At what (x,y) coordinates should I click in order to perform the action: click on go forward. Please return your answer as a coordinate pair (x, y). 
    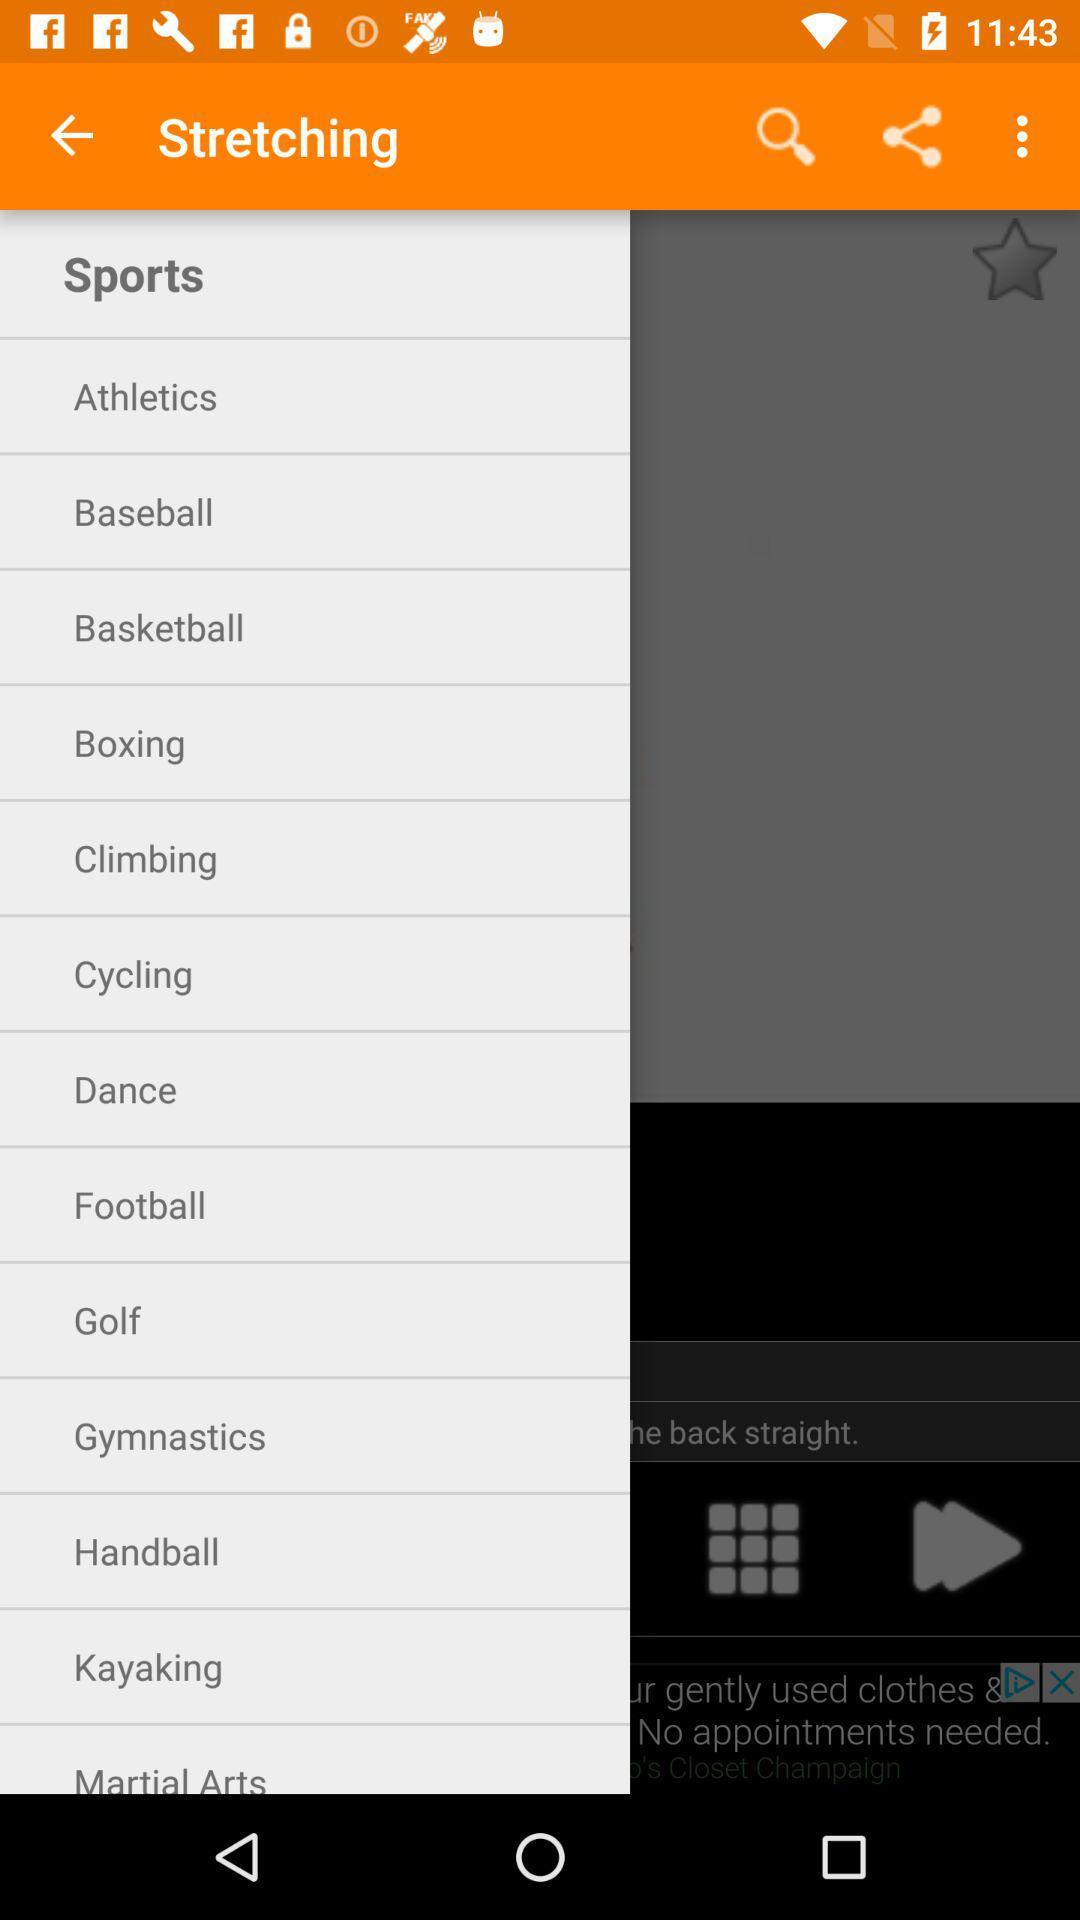
    Looking at the image, I should click on (964, 1547).